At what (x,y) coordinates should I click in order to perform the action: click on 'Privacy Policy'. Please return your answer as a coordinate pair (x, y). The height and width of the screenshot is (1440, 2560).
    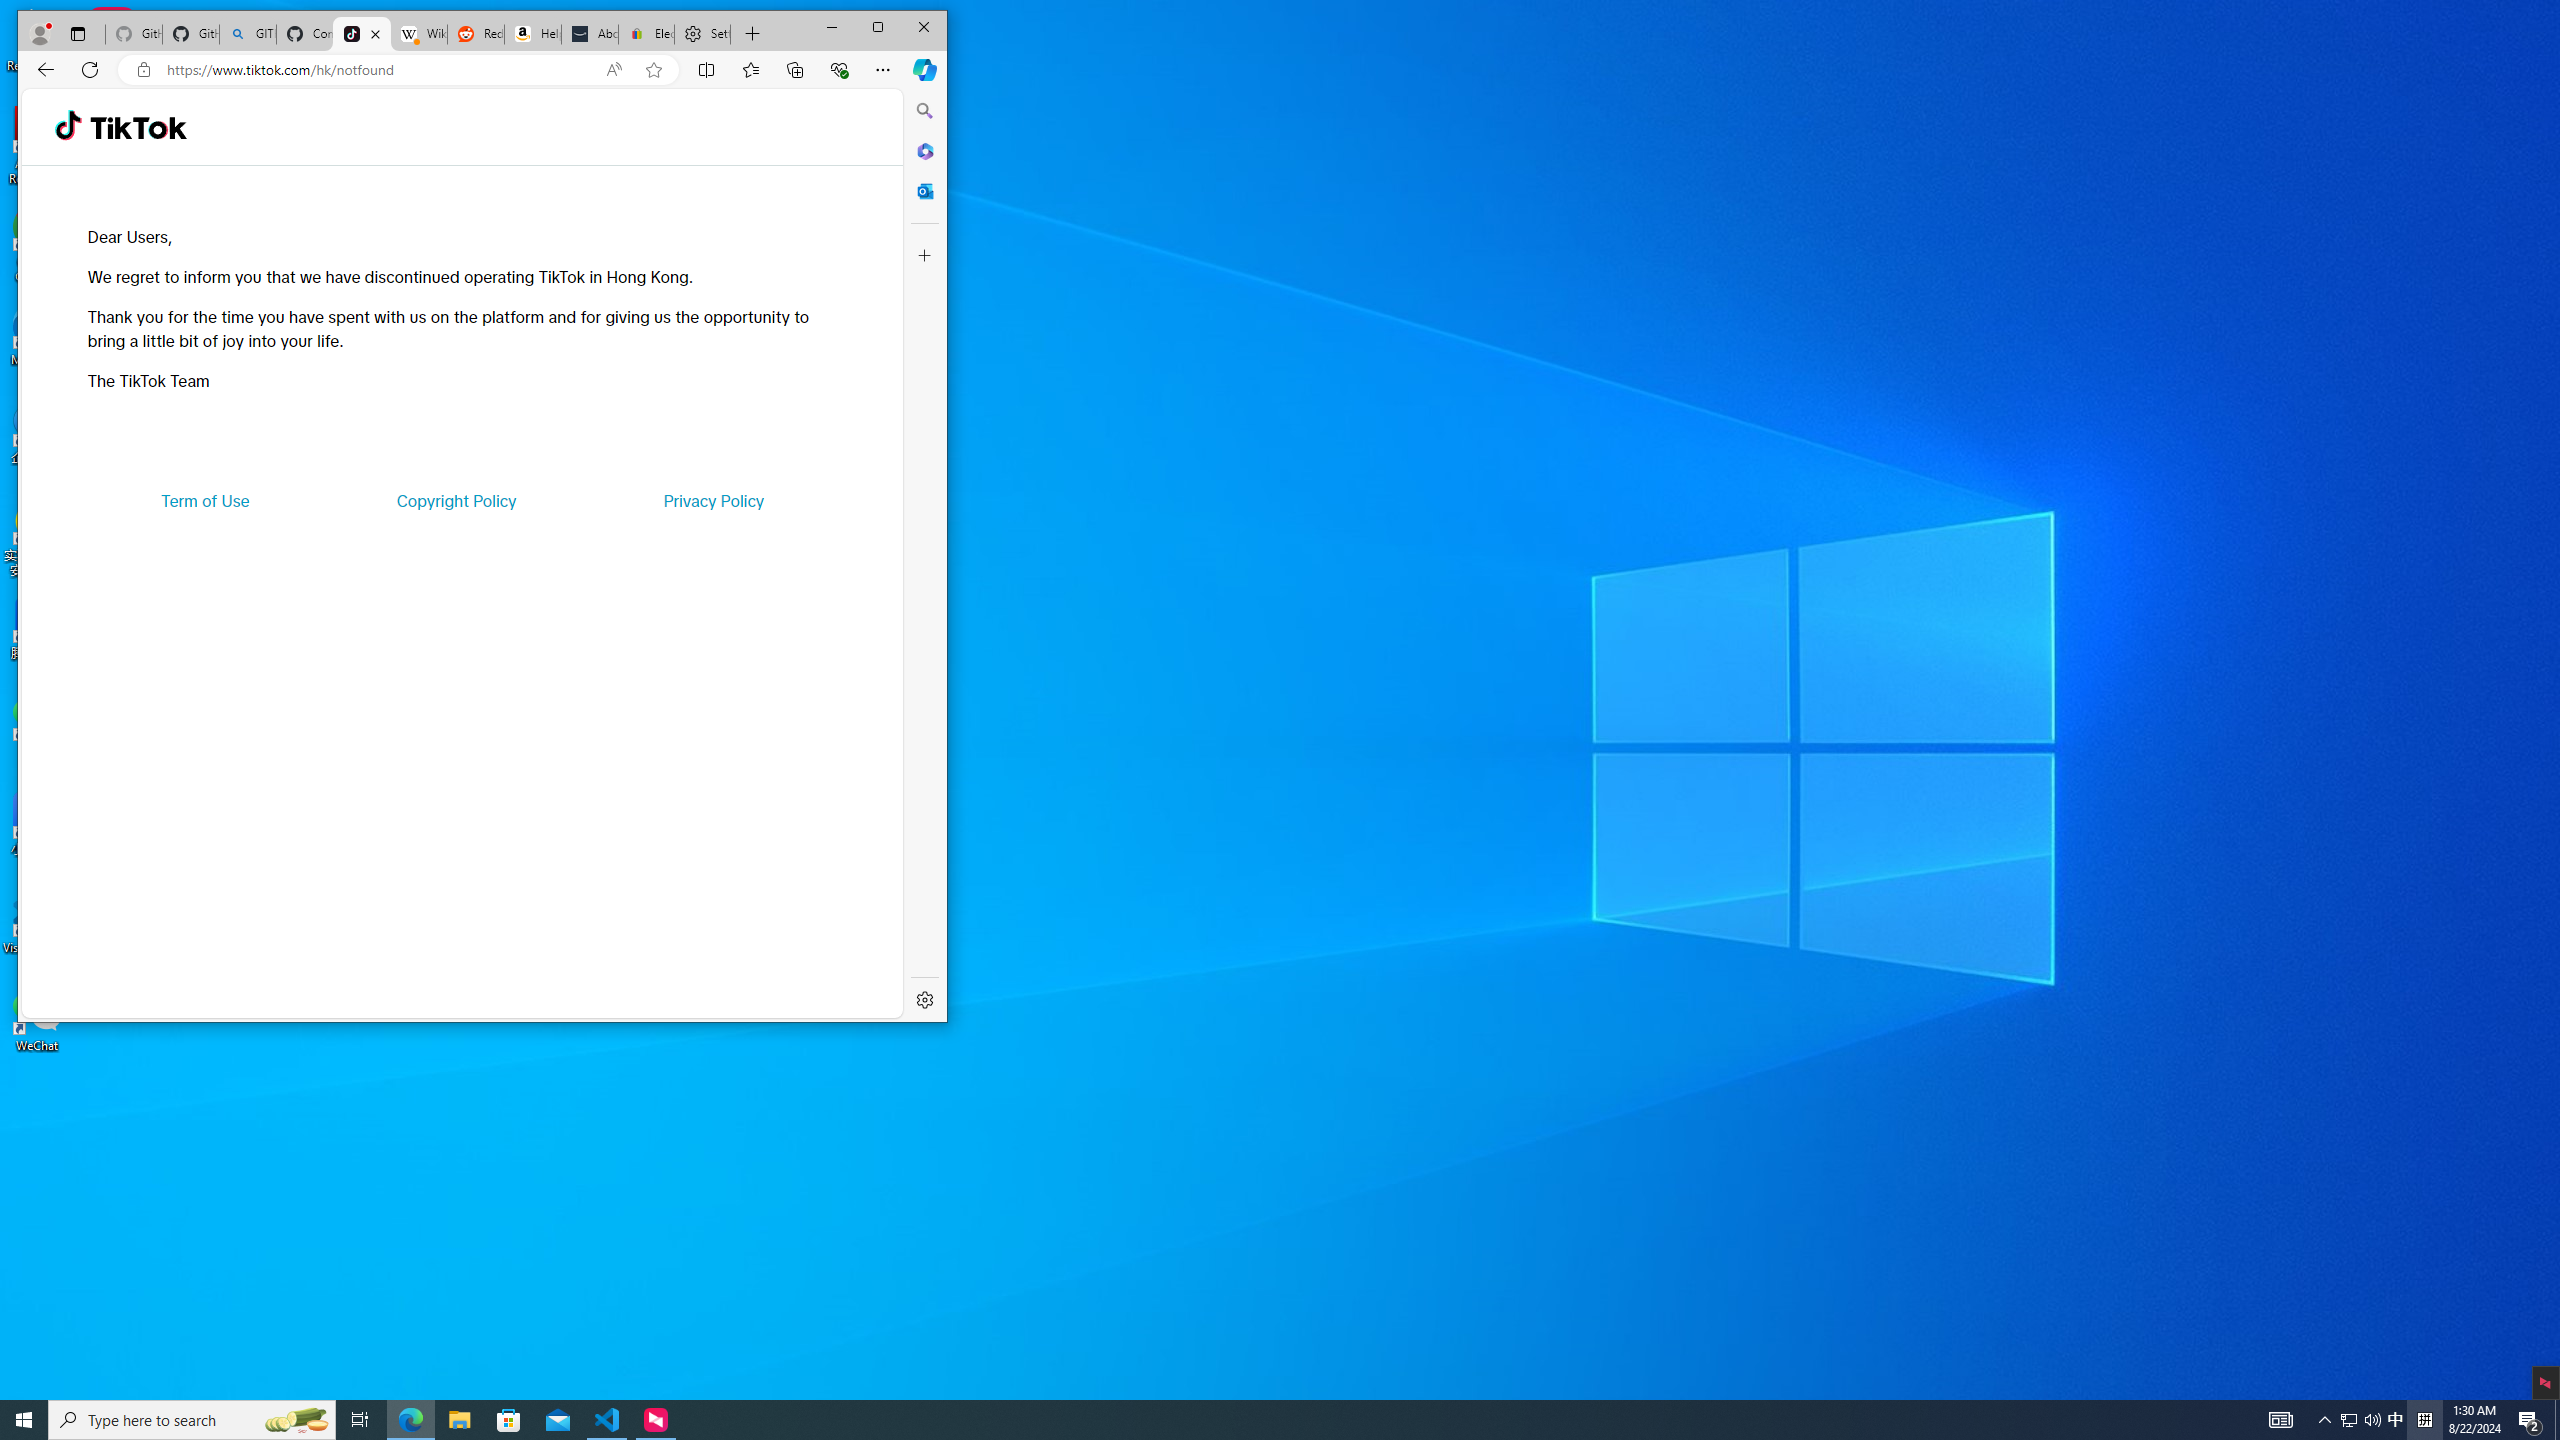
    Looking at the image, I should click on (712, 501).